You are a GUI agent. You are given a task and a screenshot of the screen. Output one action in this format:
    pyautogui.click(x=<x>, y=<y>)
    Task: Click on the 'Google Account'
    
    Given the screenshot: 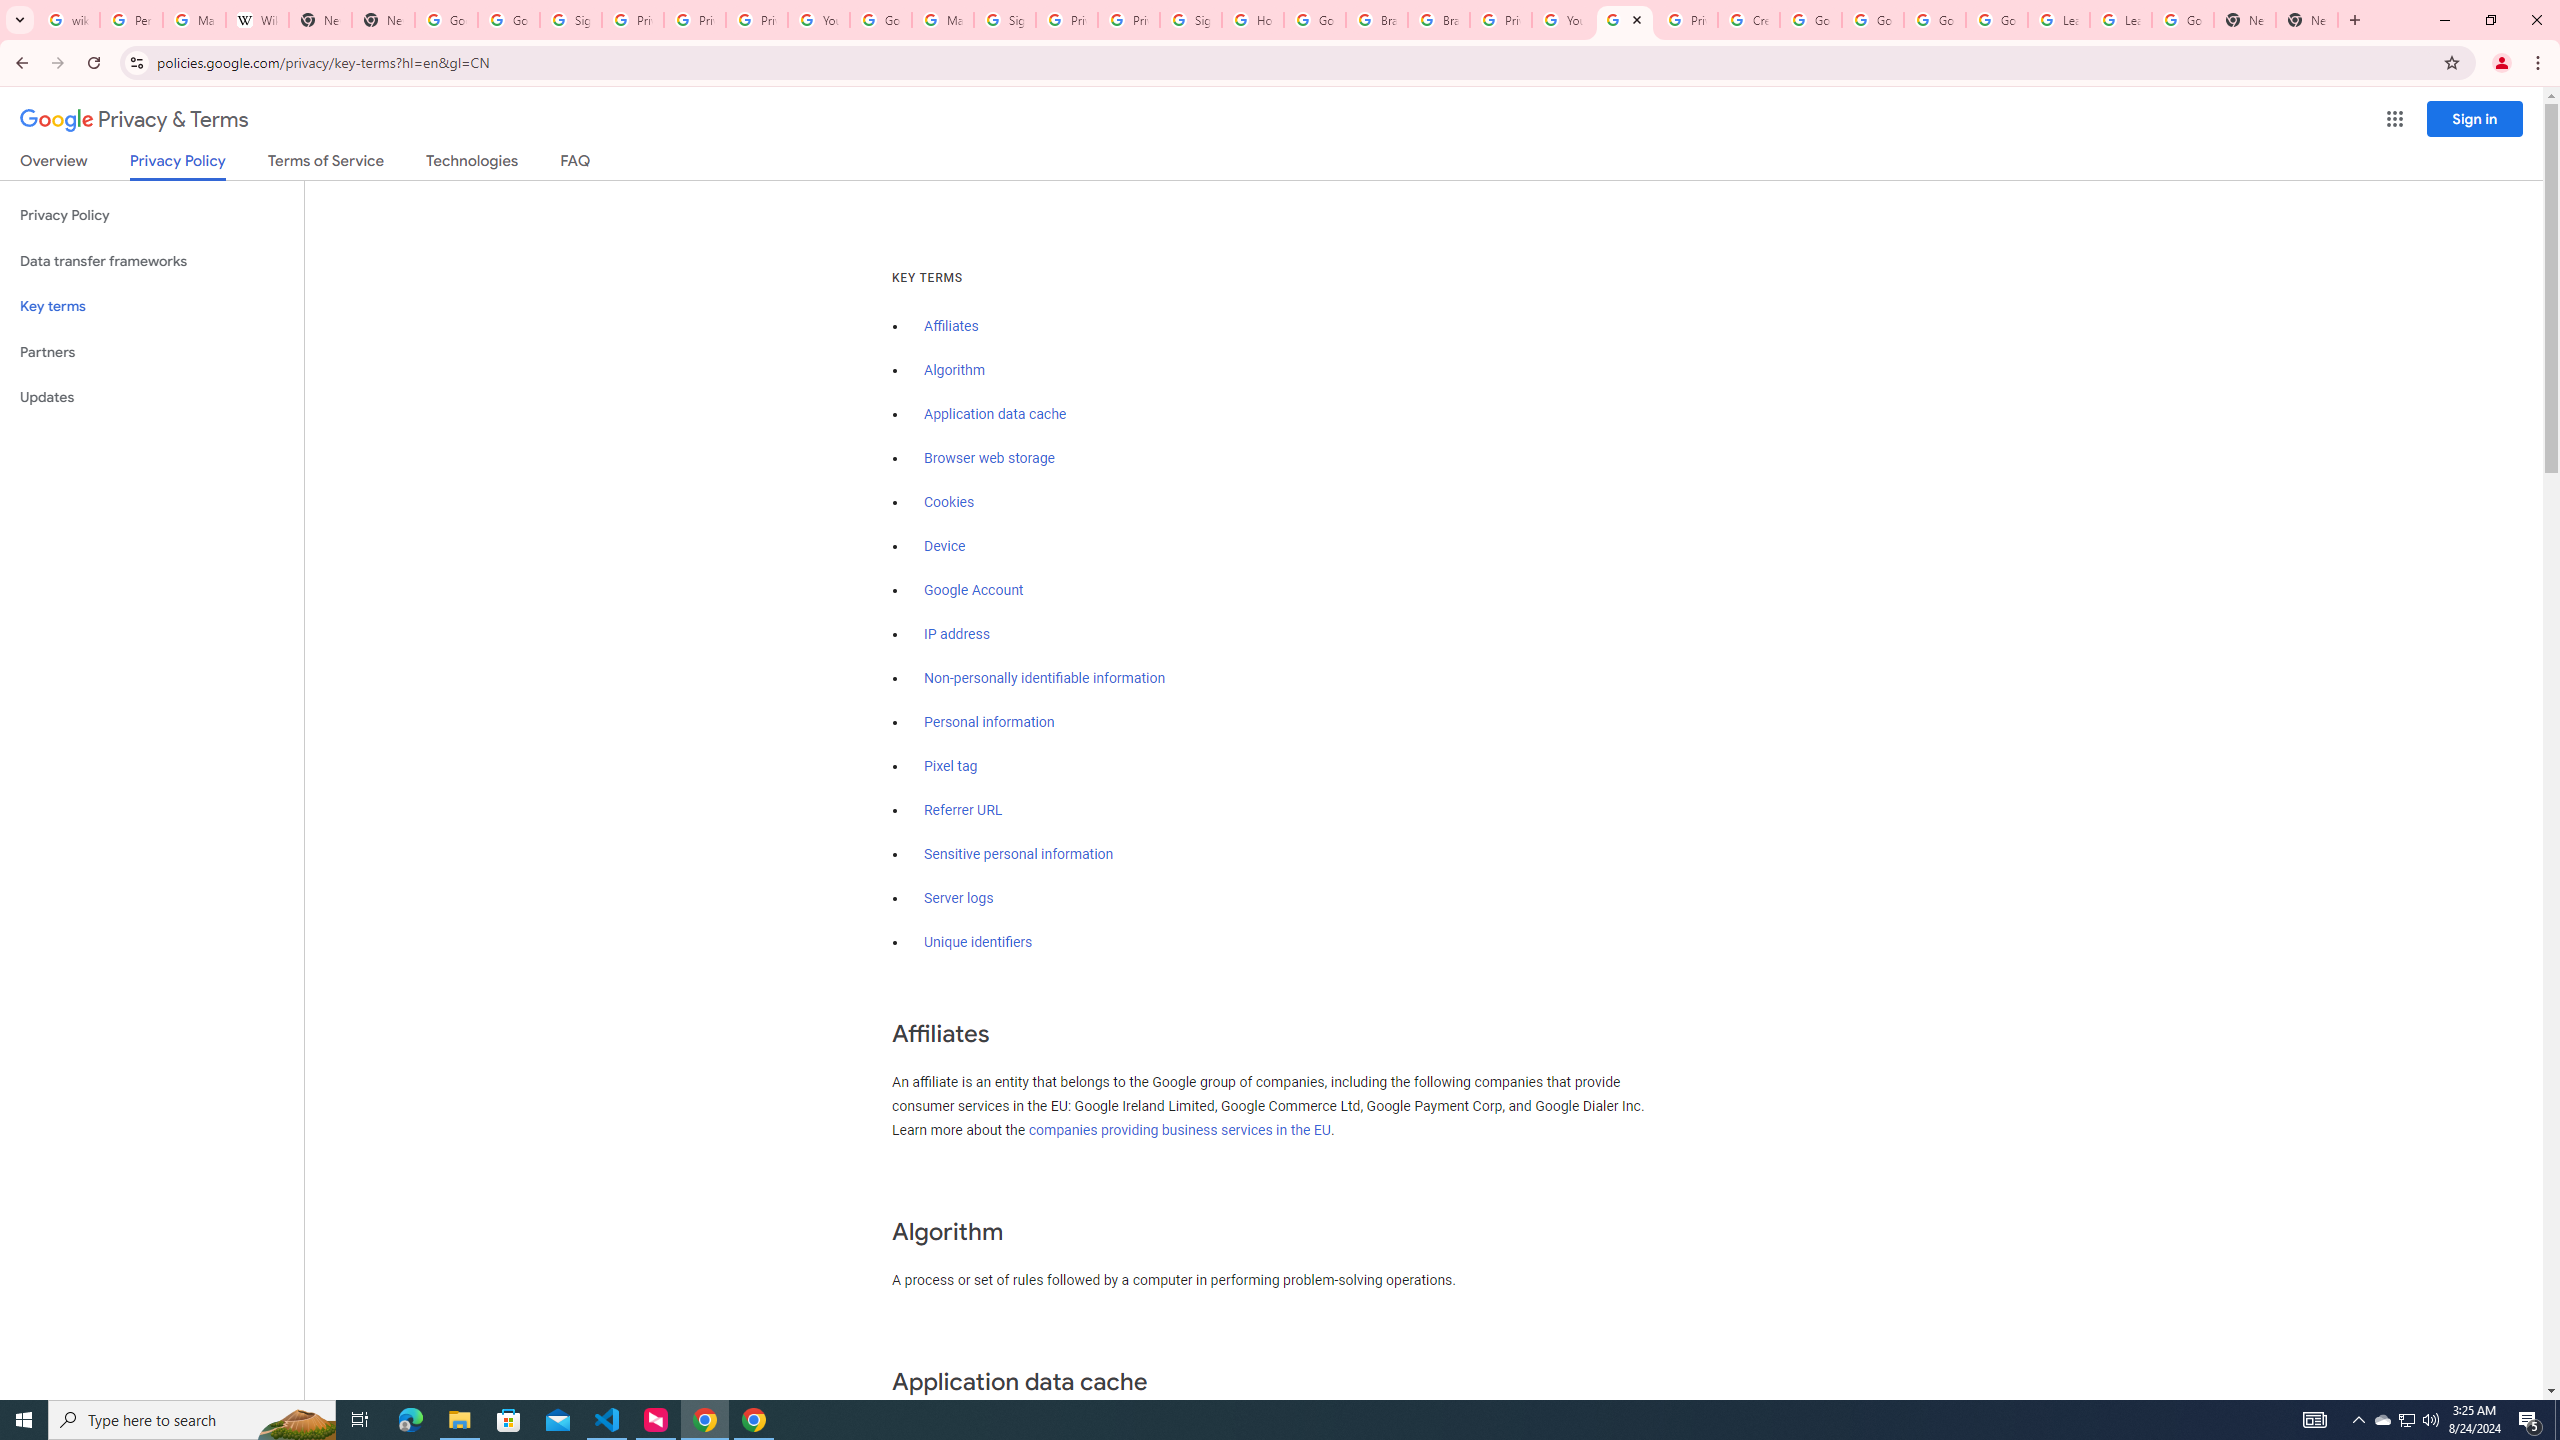 What is the action you would take?
    pyautogui.click(x=974, y=590)
    